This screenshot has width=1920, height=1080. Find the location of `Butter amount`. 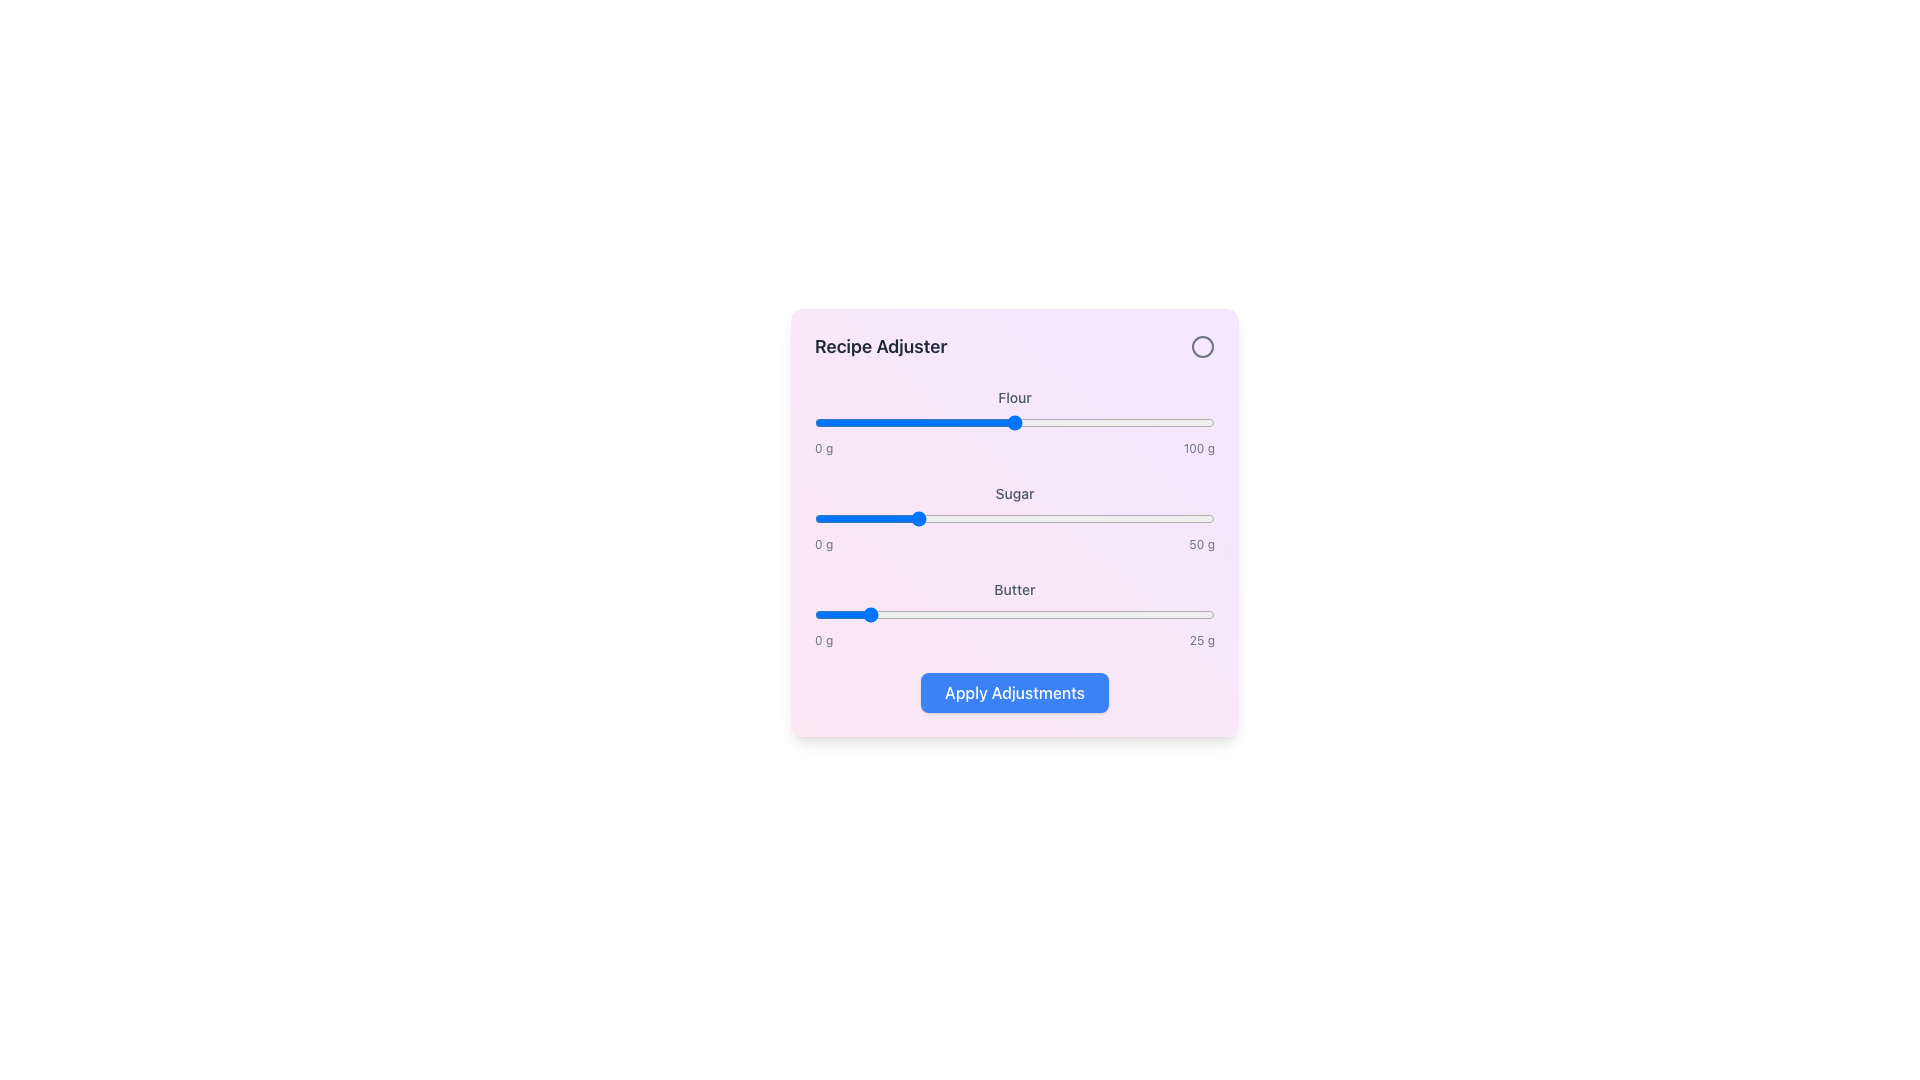

Butter amount is located at coordinates (1123, 613).